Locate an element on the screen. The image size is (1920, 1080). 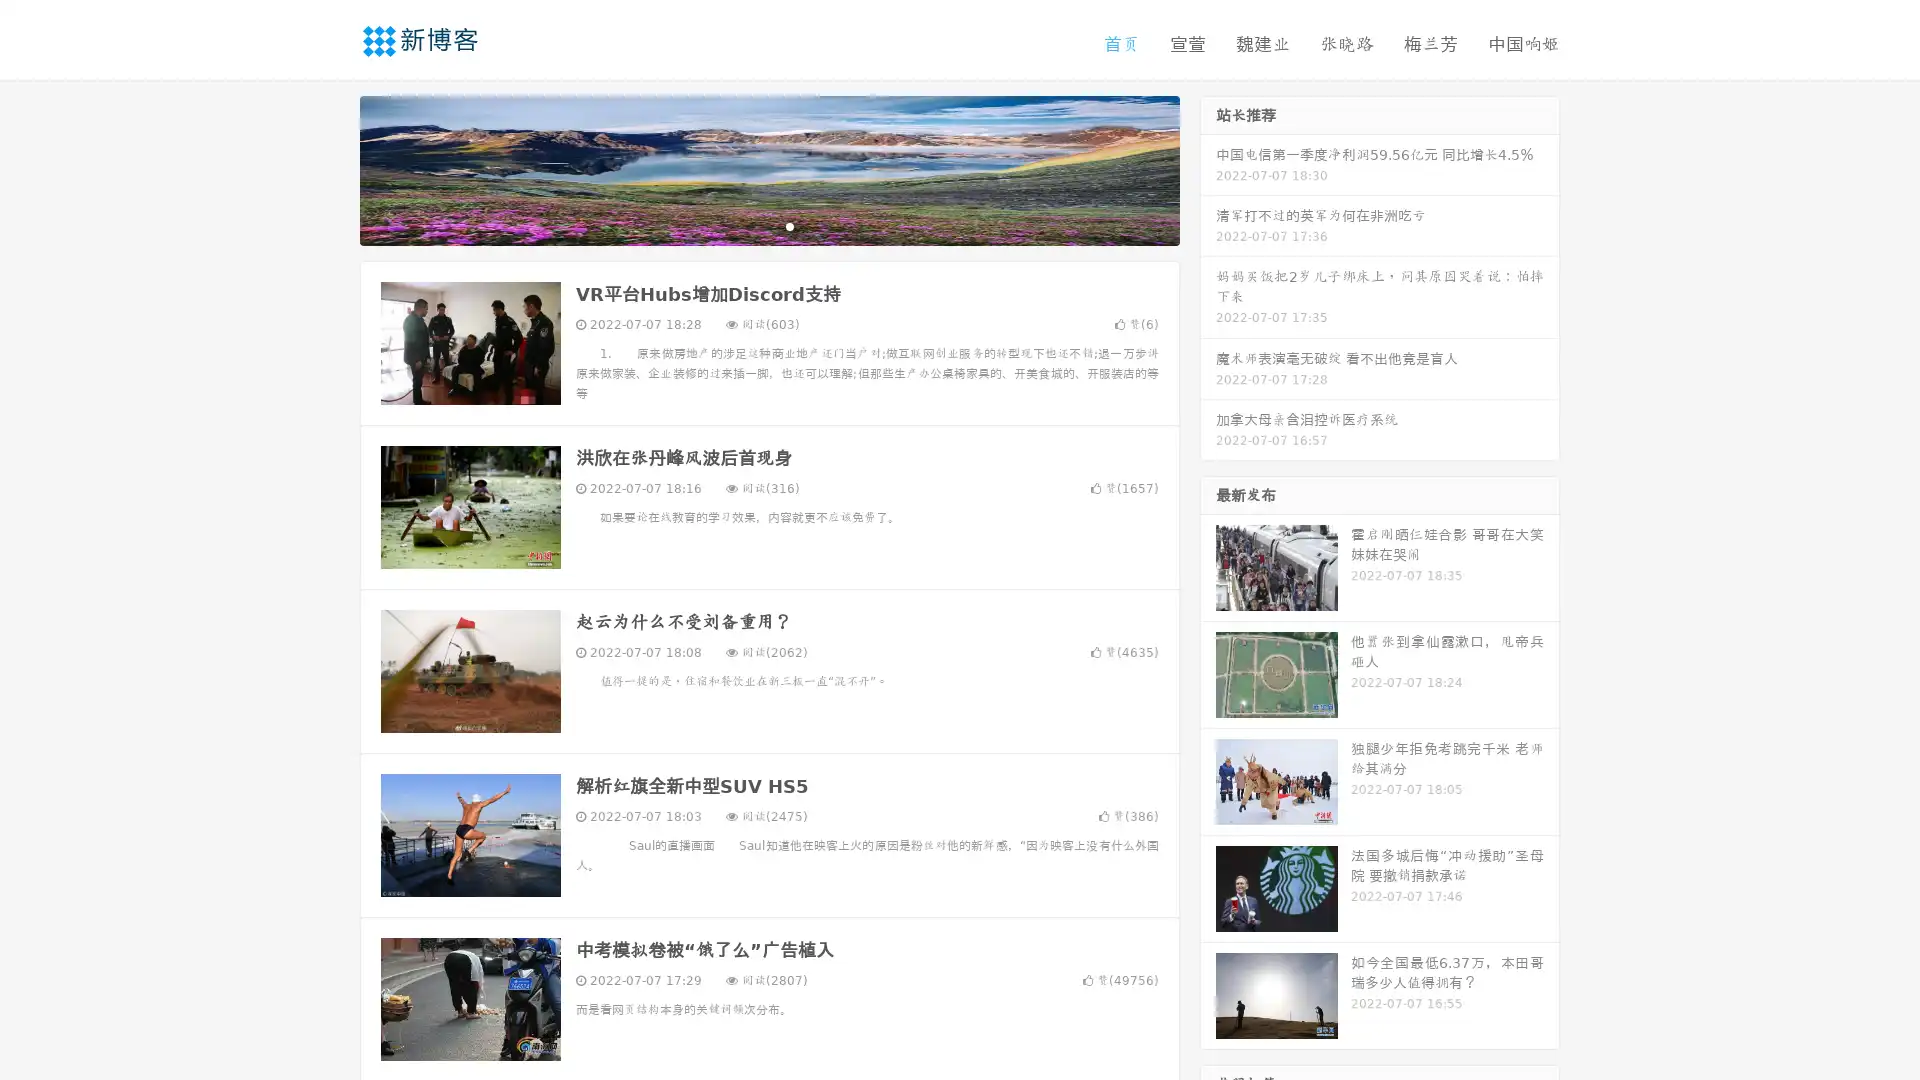
Go to slide 1 is located at coordinates (748, 225).